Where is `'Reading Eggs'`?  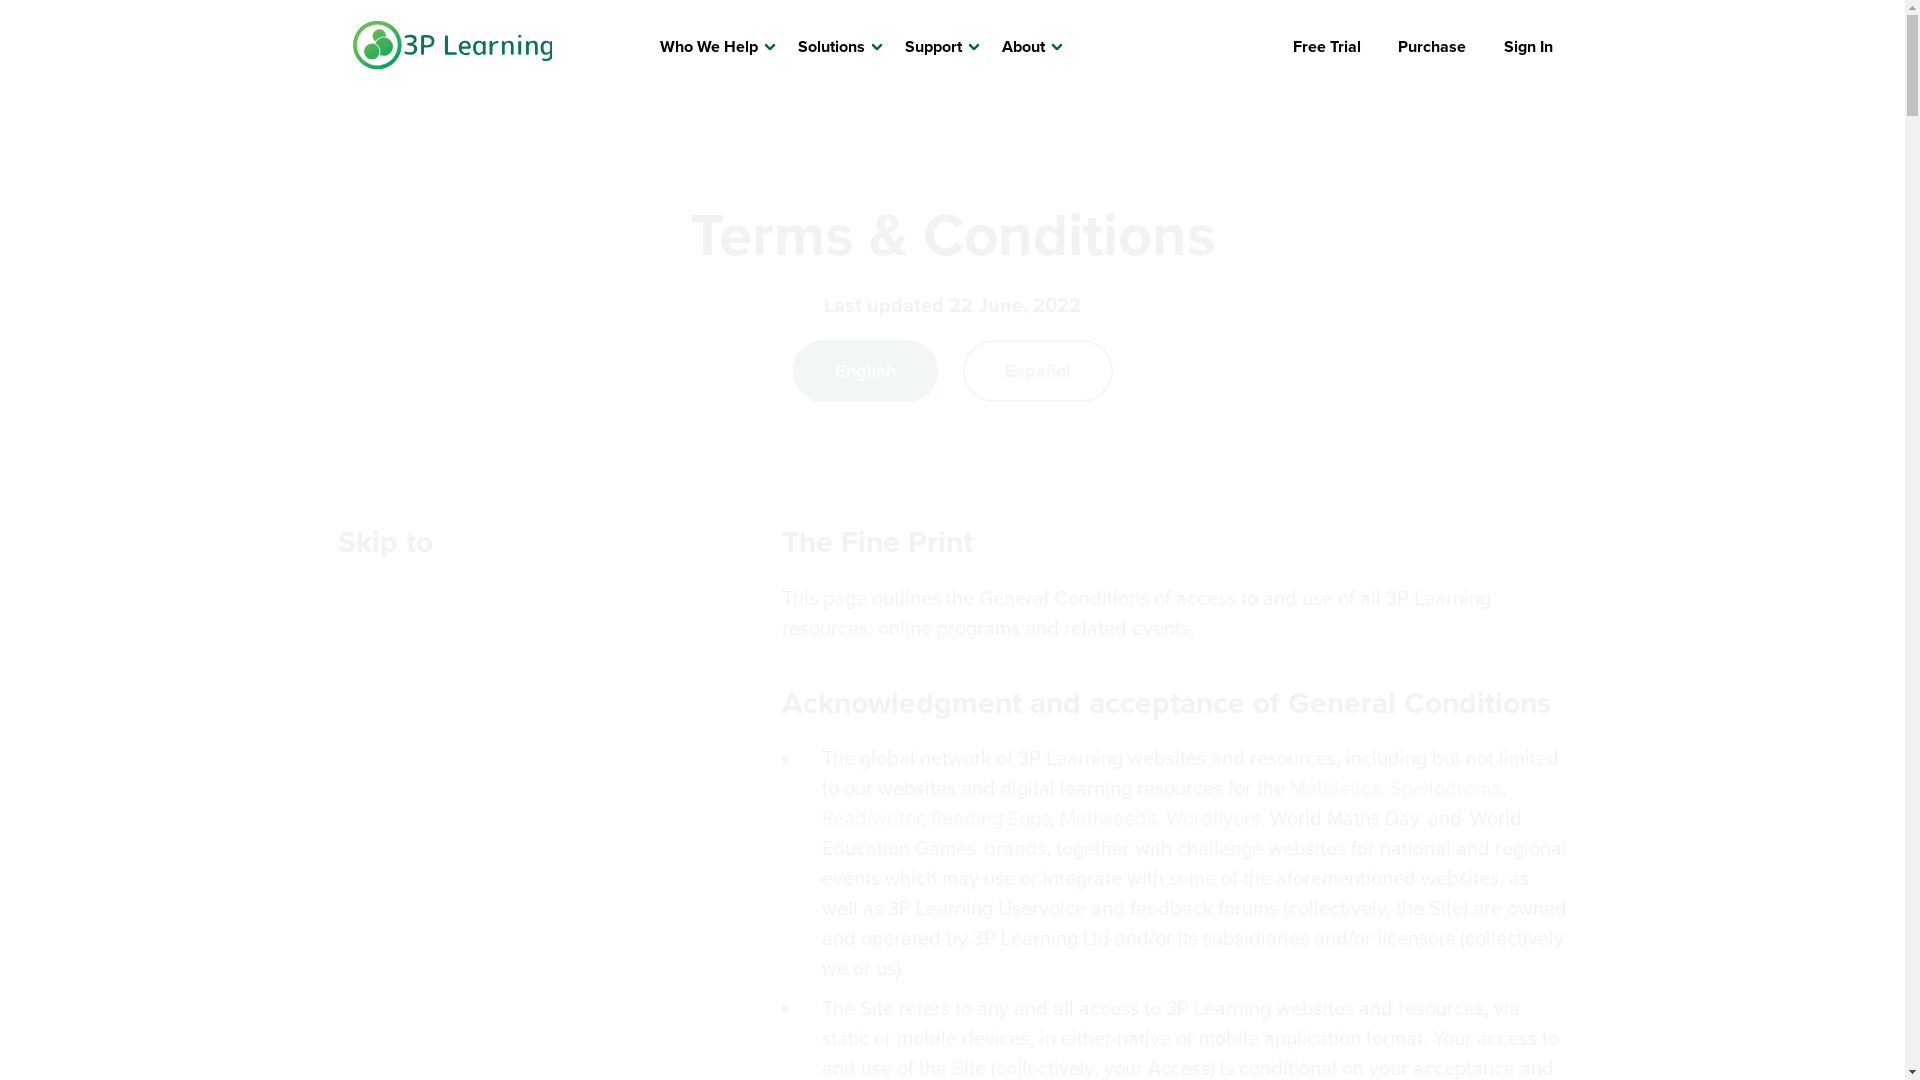
'Reading Eggs' is located at coordinates (990, 817).